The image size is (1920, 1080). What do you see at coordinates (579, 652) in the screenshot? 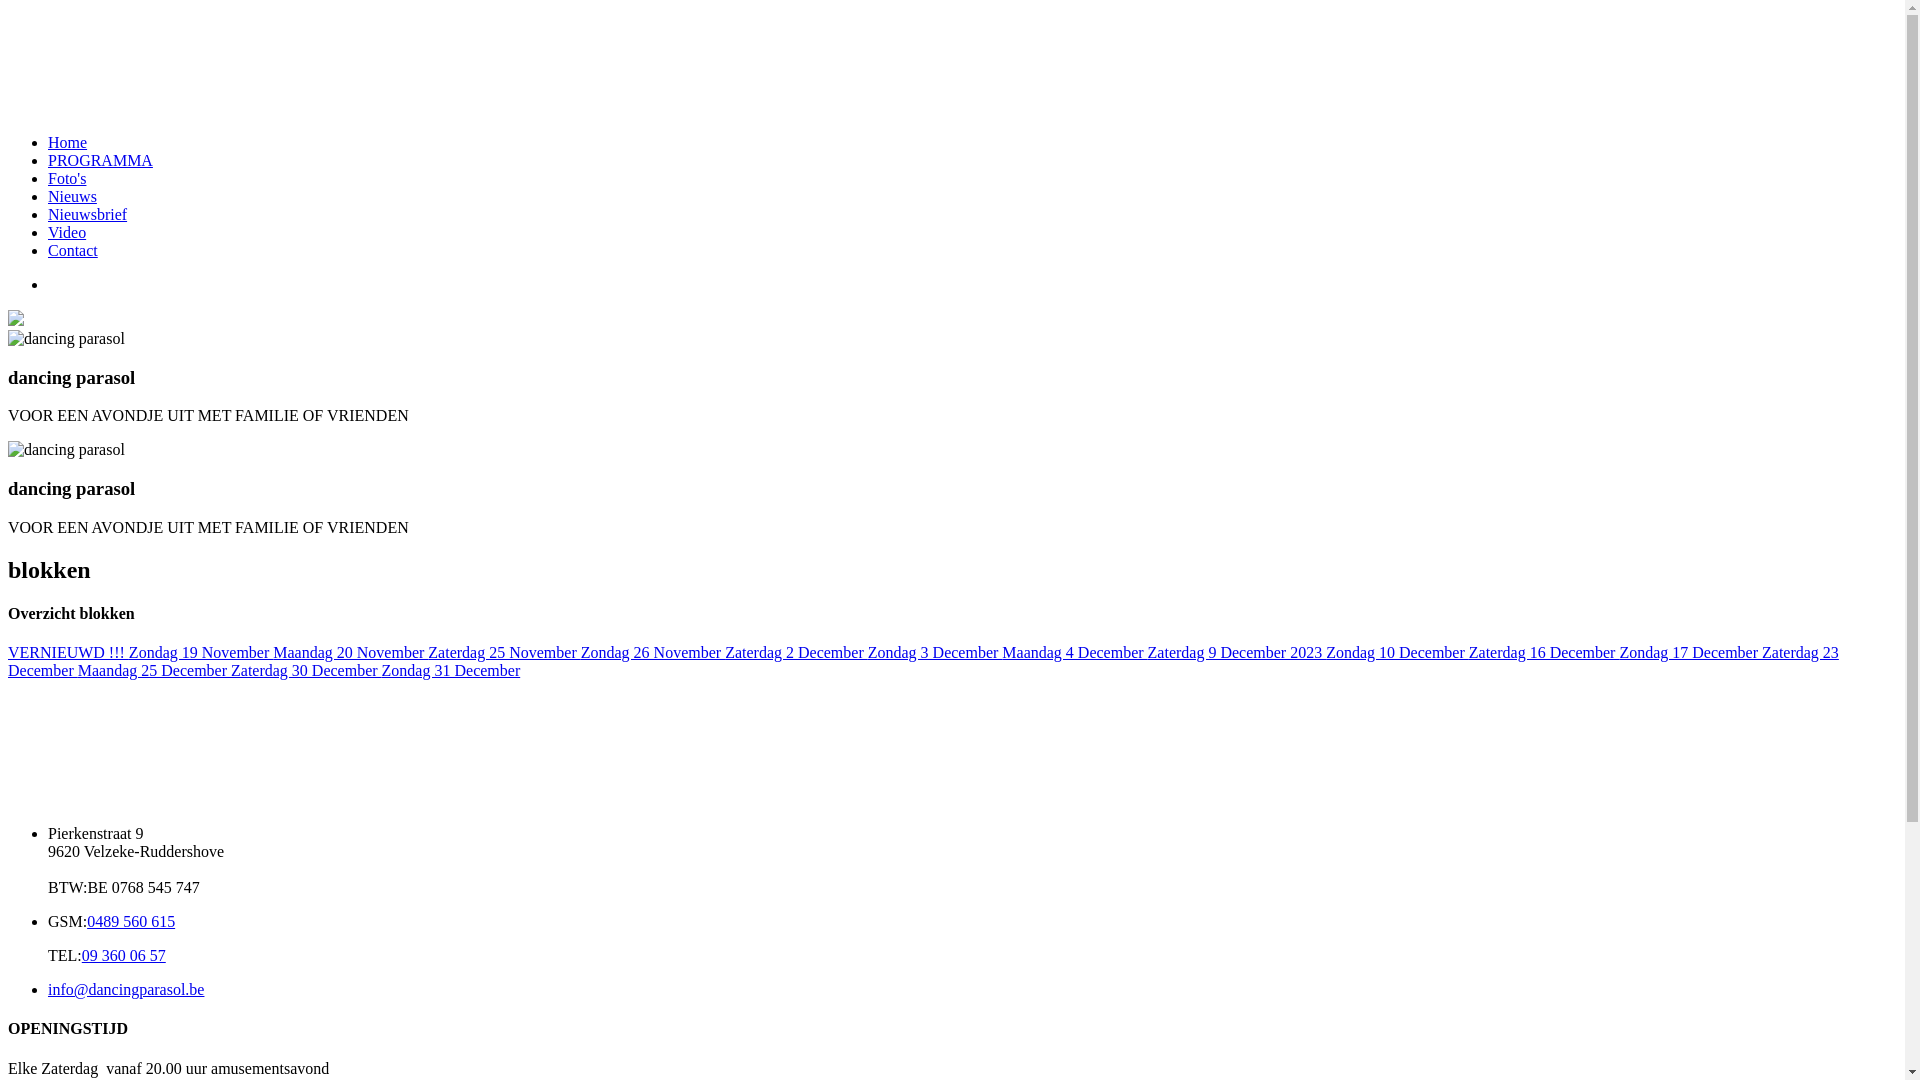
I see `'Zondag 26 November'` at bounding box center [579, 652].